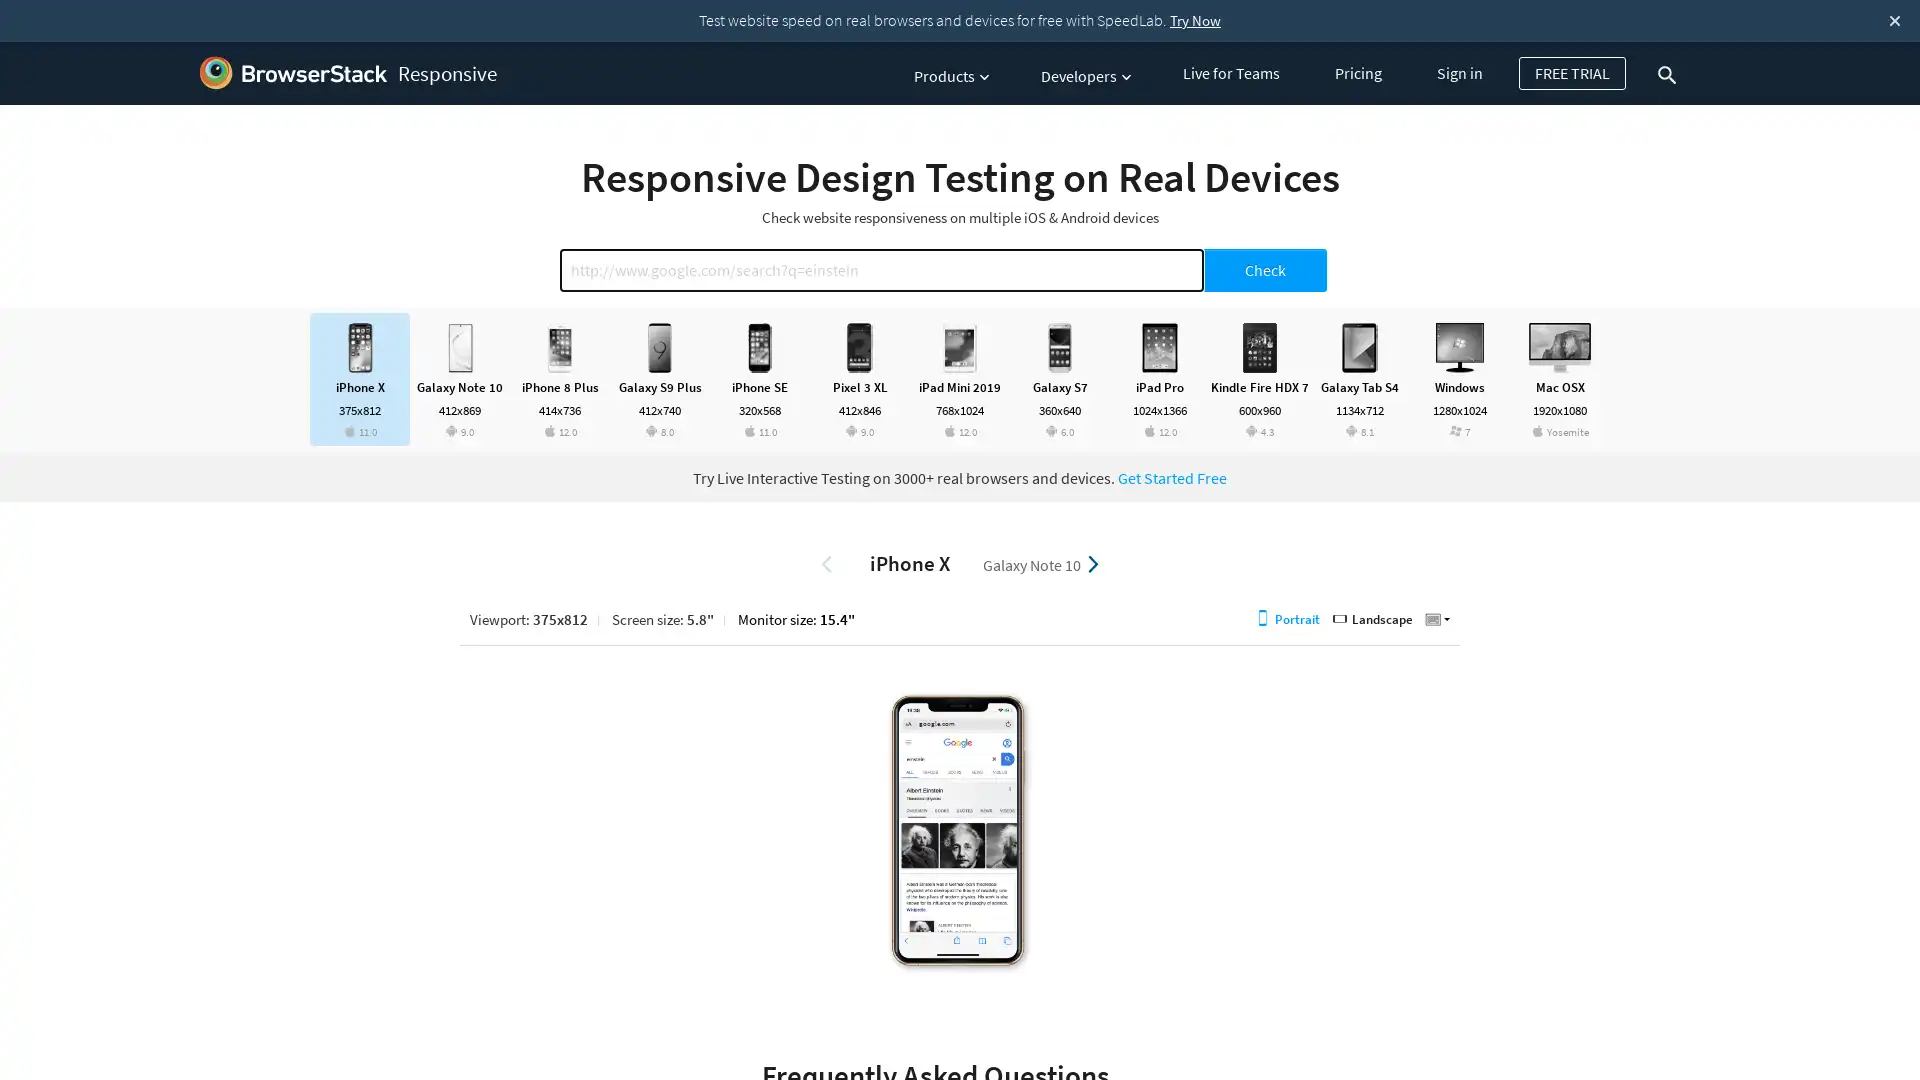 The height and width of the screenshot is (1080, 1920). I want to click on Skip to main content, so click(3, 49).